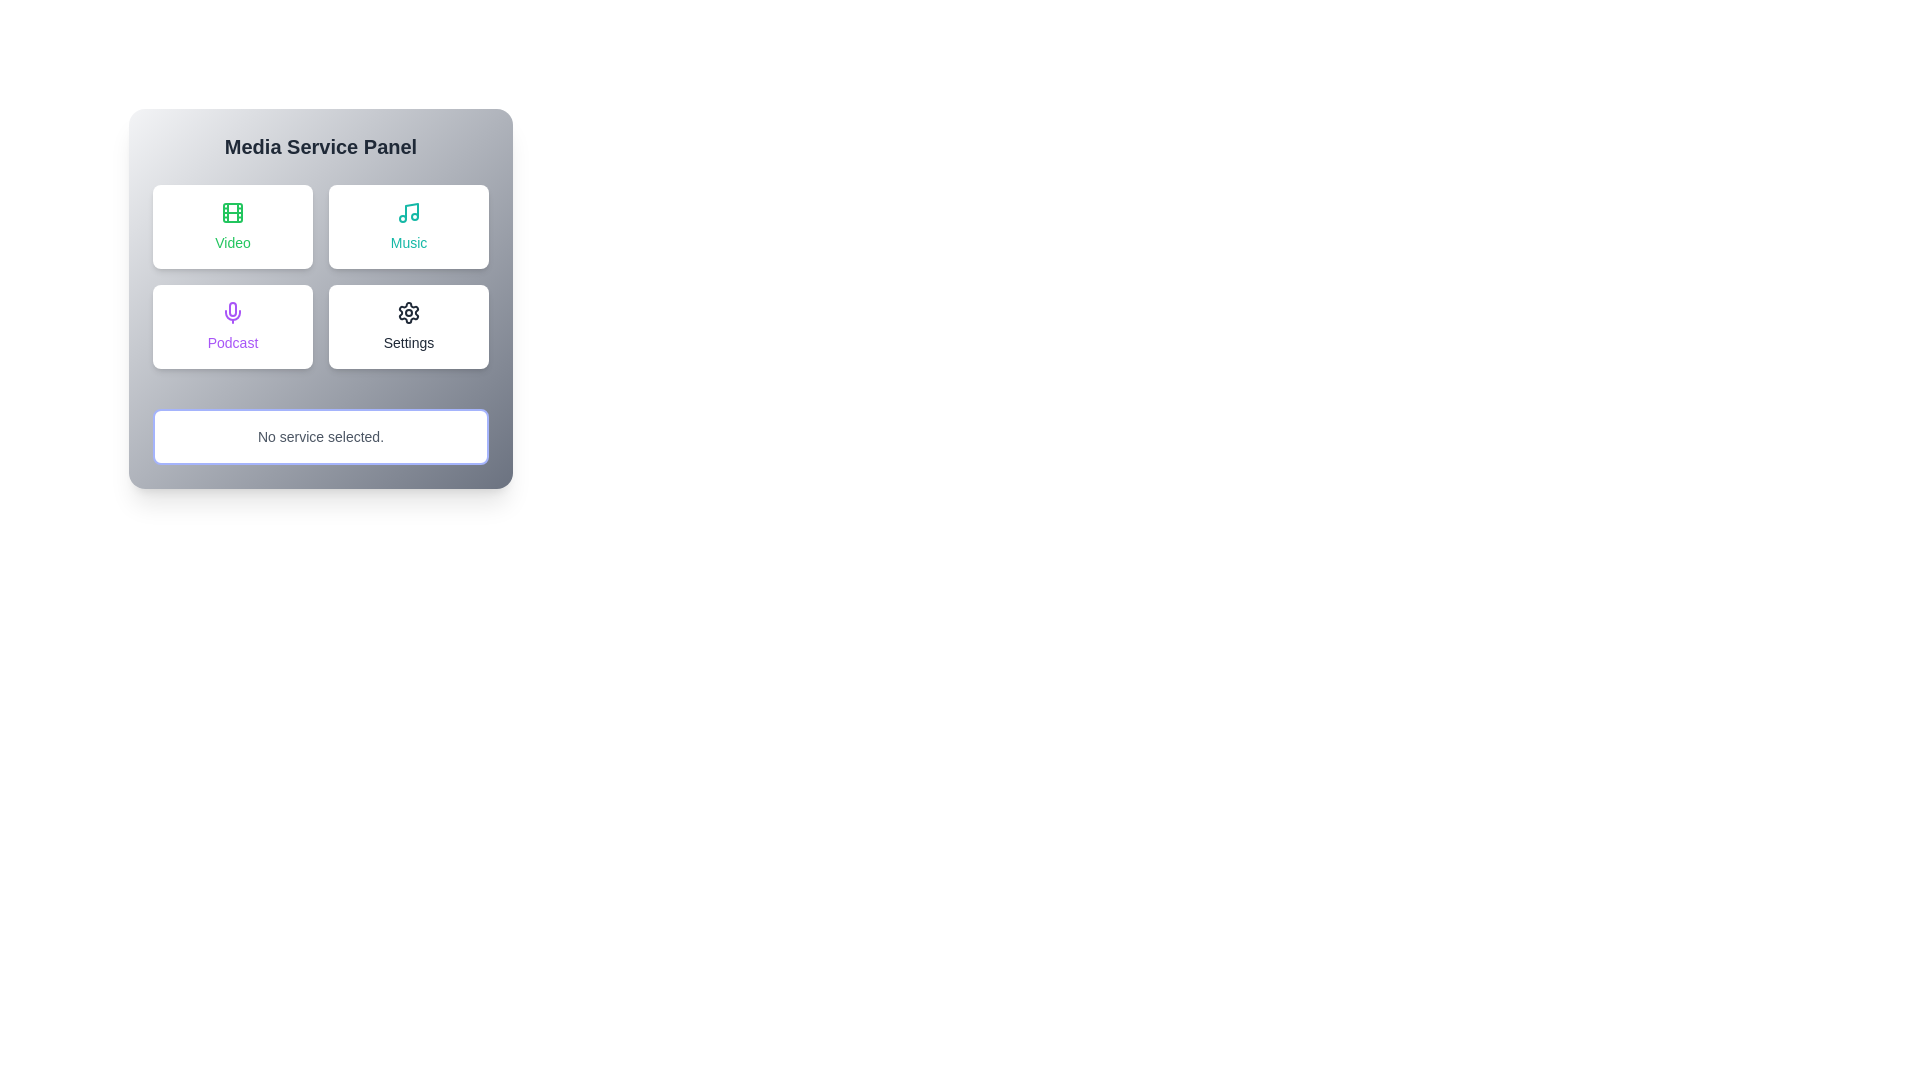 This screenshot has height=1080, width=1920. I want to click on the cogwheel icon in the bottom-right section of the grid, so click(407, 312).